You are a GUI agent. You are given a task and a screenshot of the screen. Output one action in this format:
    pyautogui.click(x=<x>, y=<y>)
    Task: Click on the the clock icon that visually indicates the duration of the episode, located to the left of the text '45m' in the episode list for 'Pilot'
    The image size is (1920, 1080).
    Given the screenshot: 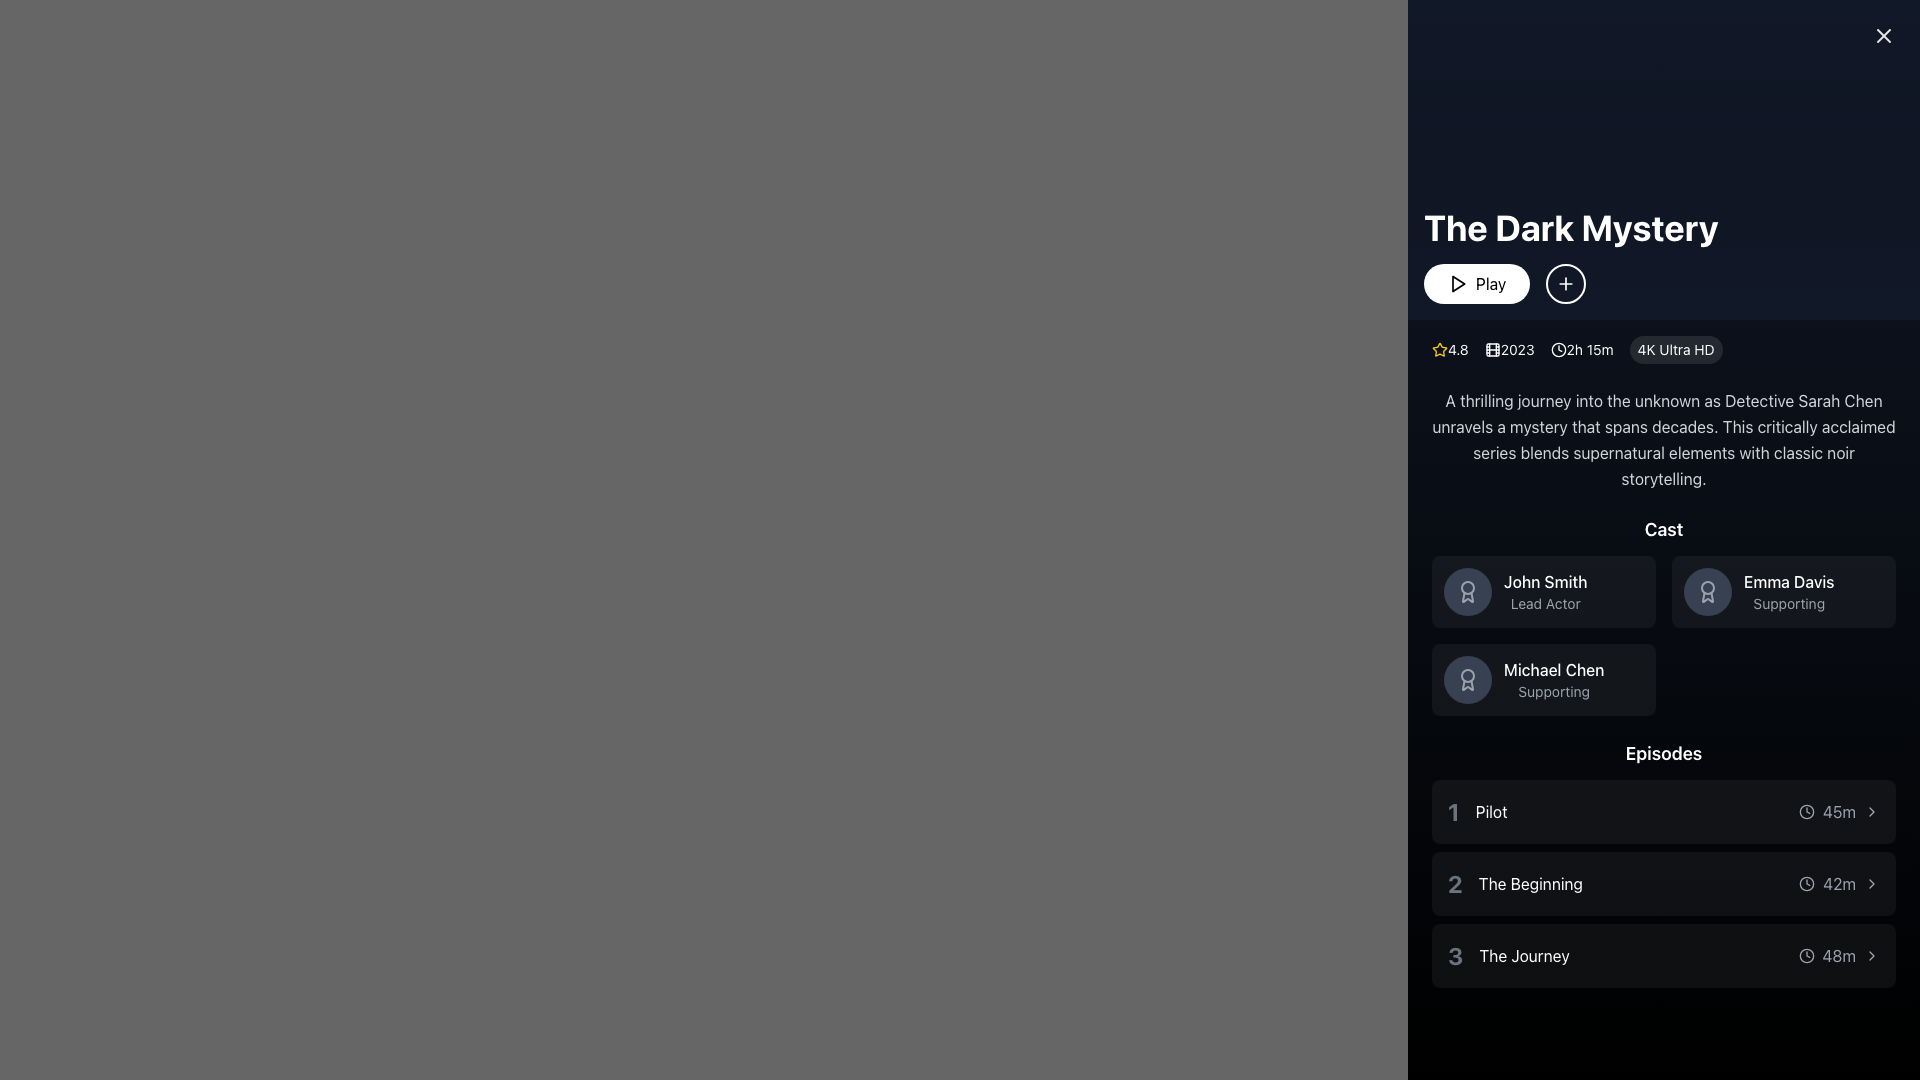 What is the action you would take?
    pyautogui.click(x=1806, y=812)
    